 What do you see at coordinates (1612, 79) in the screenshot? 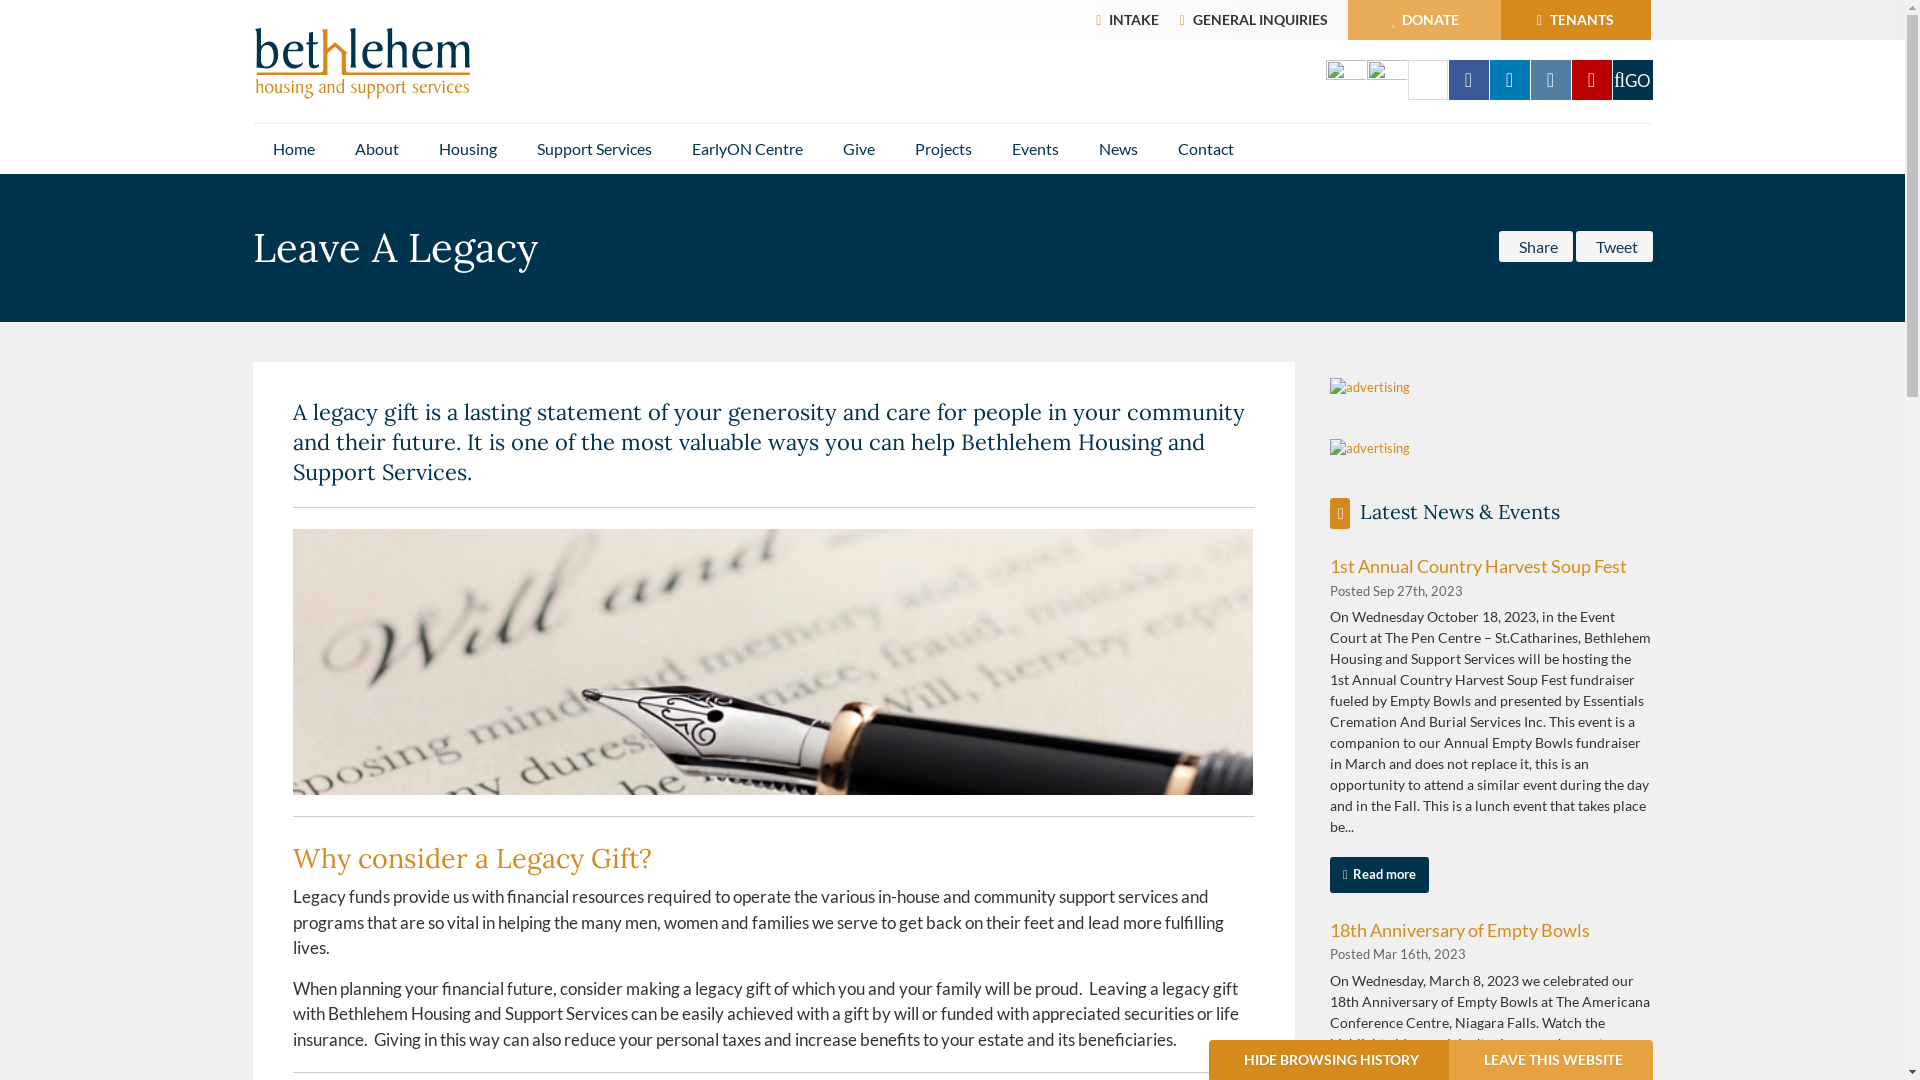
I see `'submit'` at bounding box center [1612, 79].